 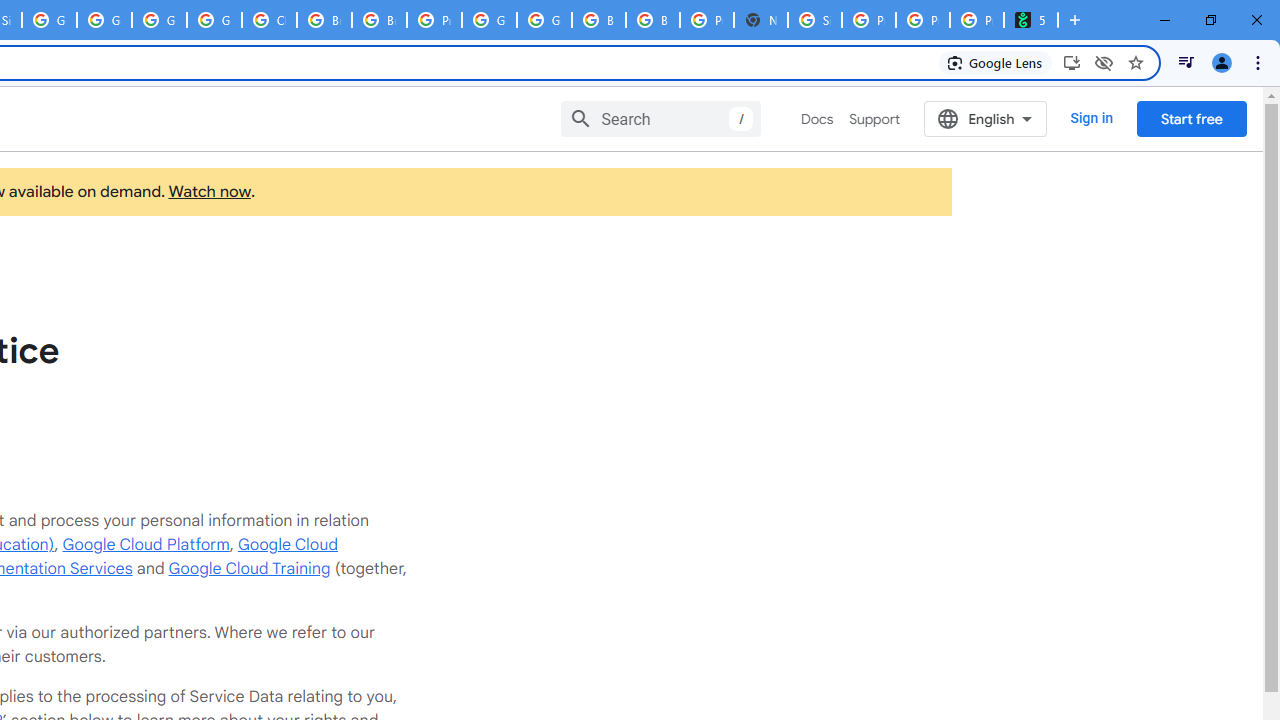 What do you see at coordinates (209, 192) in the screenshot?
I see `'Watch now'` at bounding box center [209, 192].